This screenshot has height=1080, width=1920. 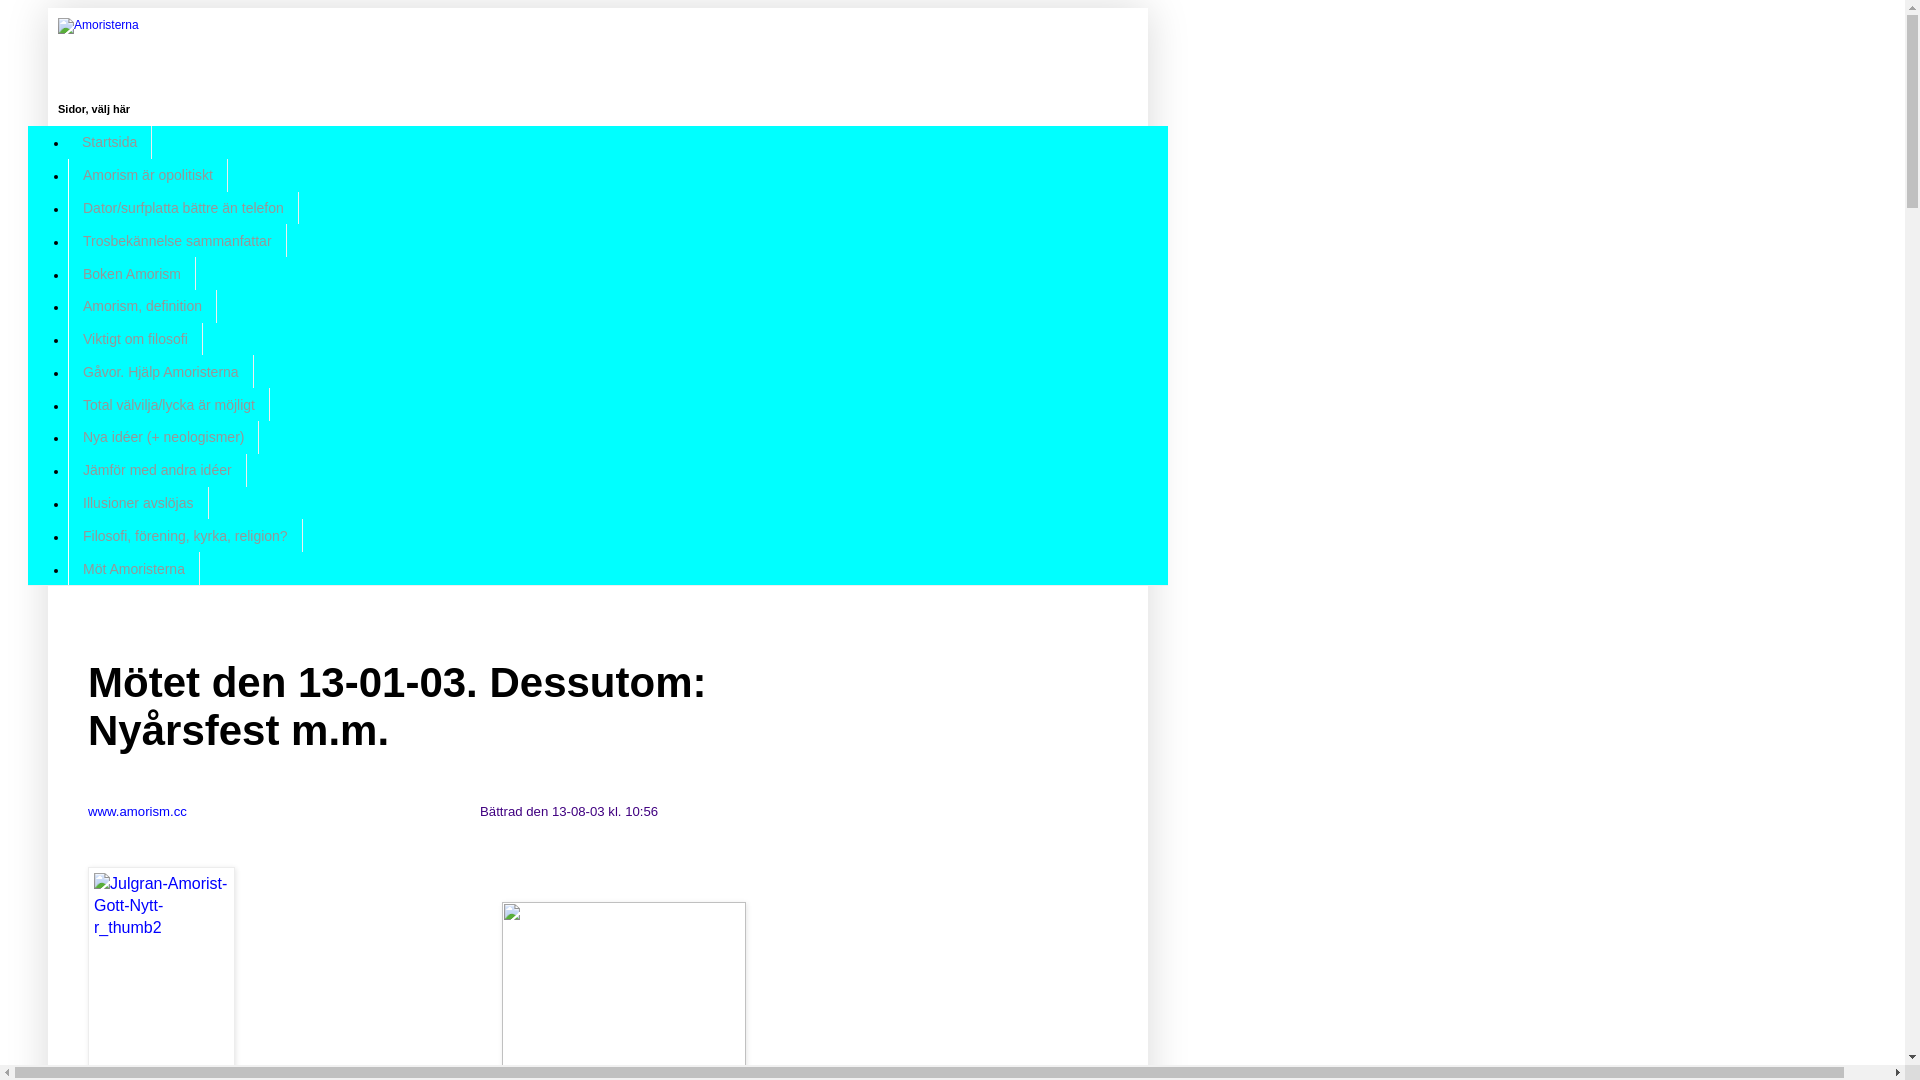 What do you see at coordinates (67, 141) in the screenshot?
I see `'Startsida'` at bounding box center [67, 141].